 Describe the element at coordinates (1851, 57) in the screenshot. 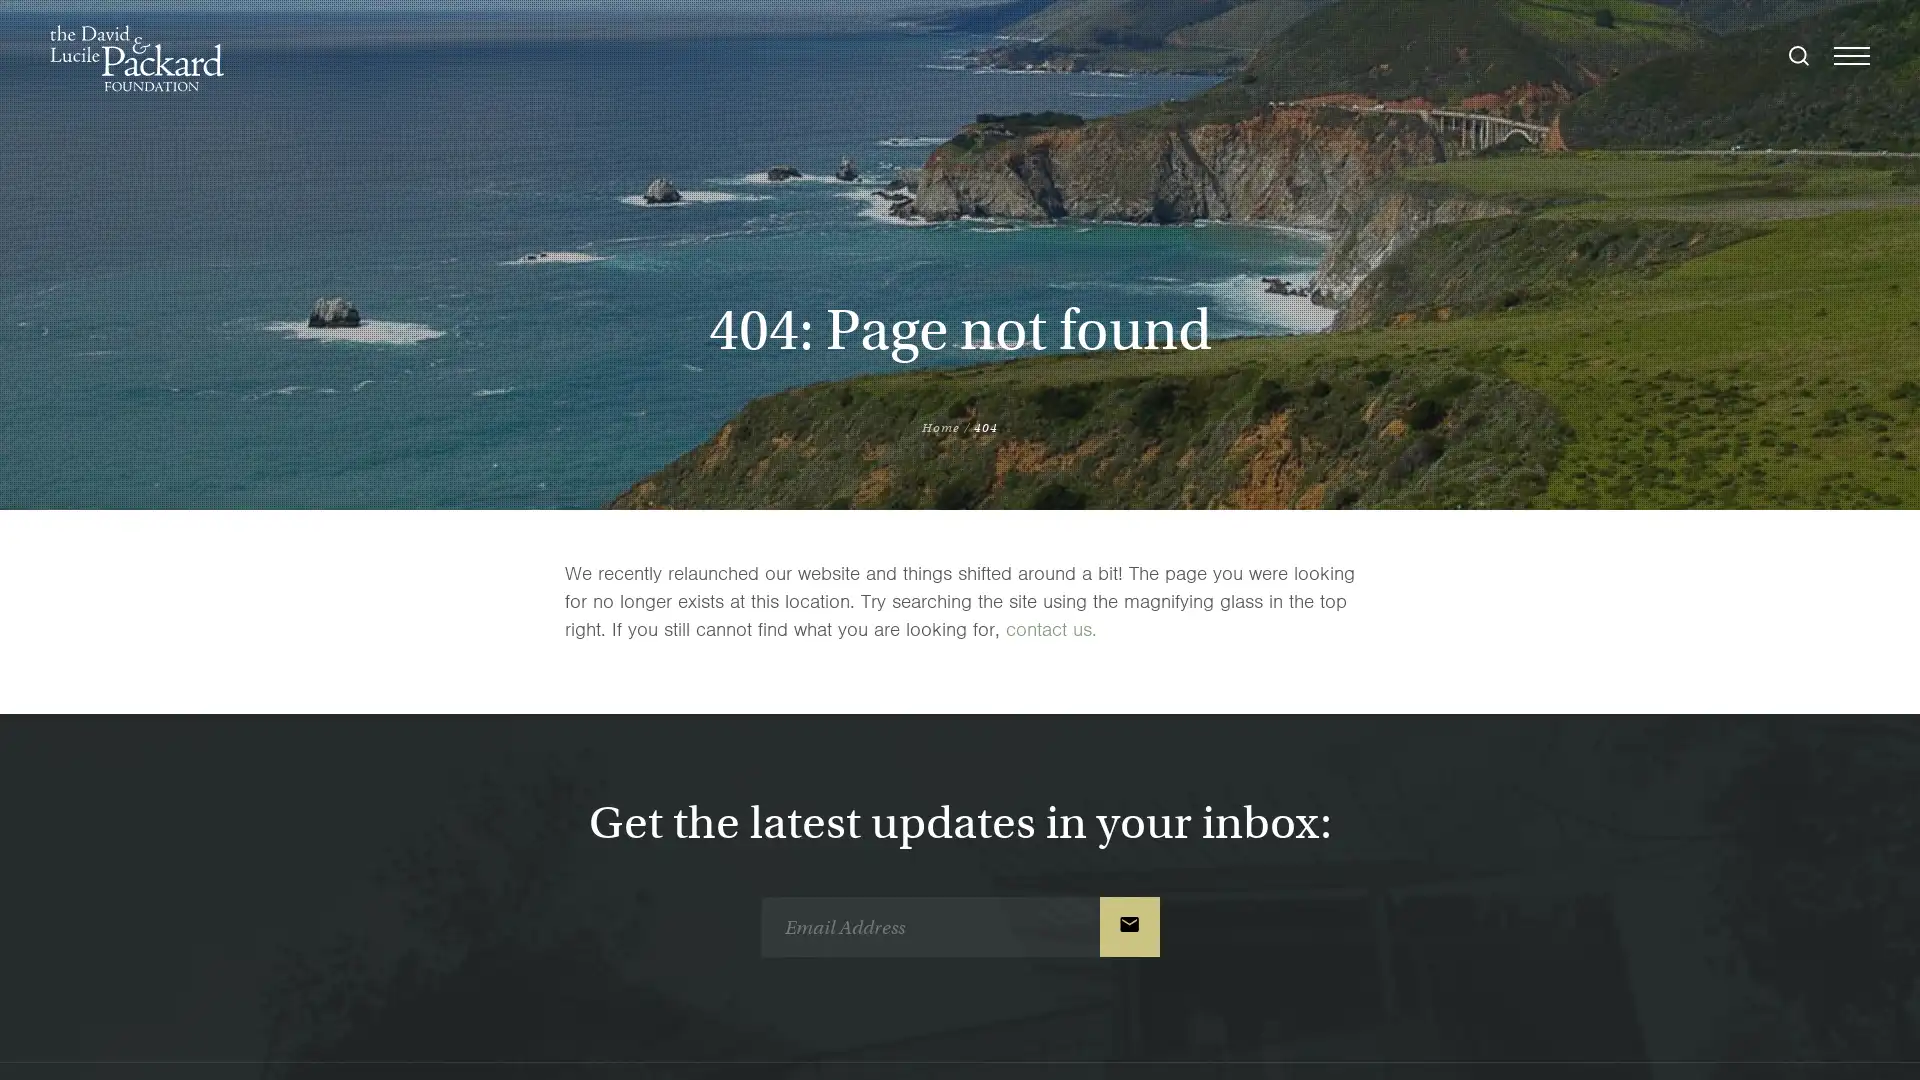

I see `Mobile Navigation Toggle` at that location.